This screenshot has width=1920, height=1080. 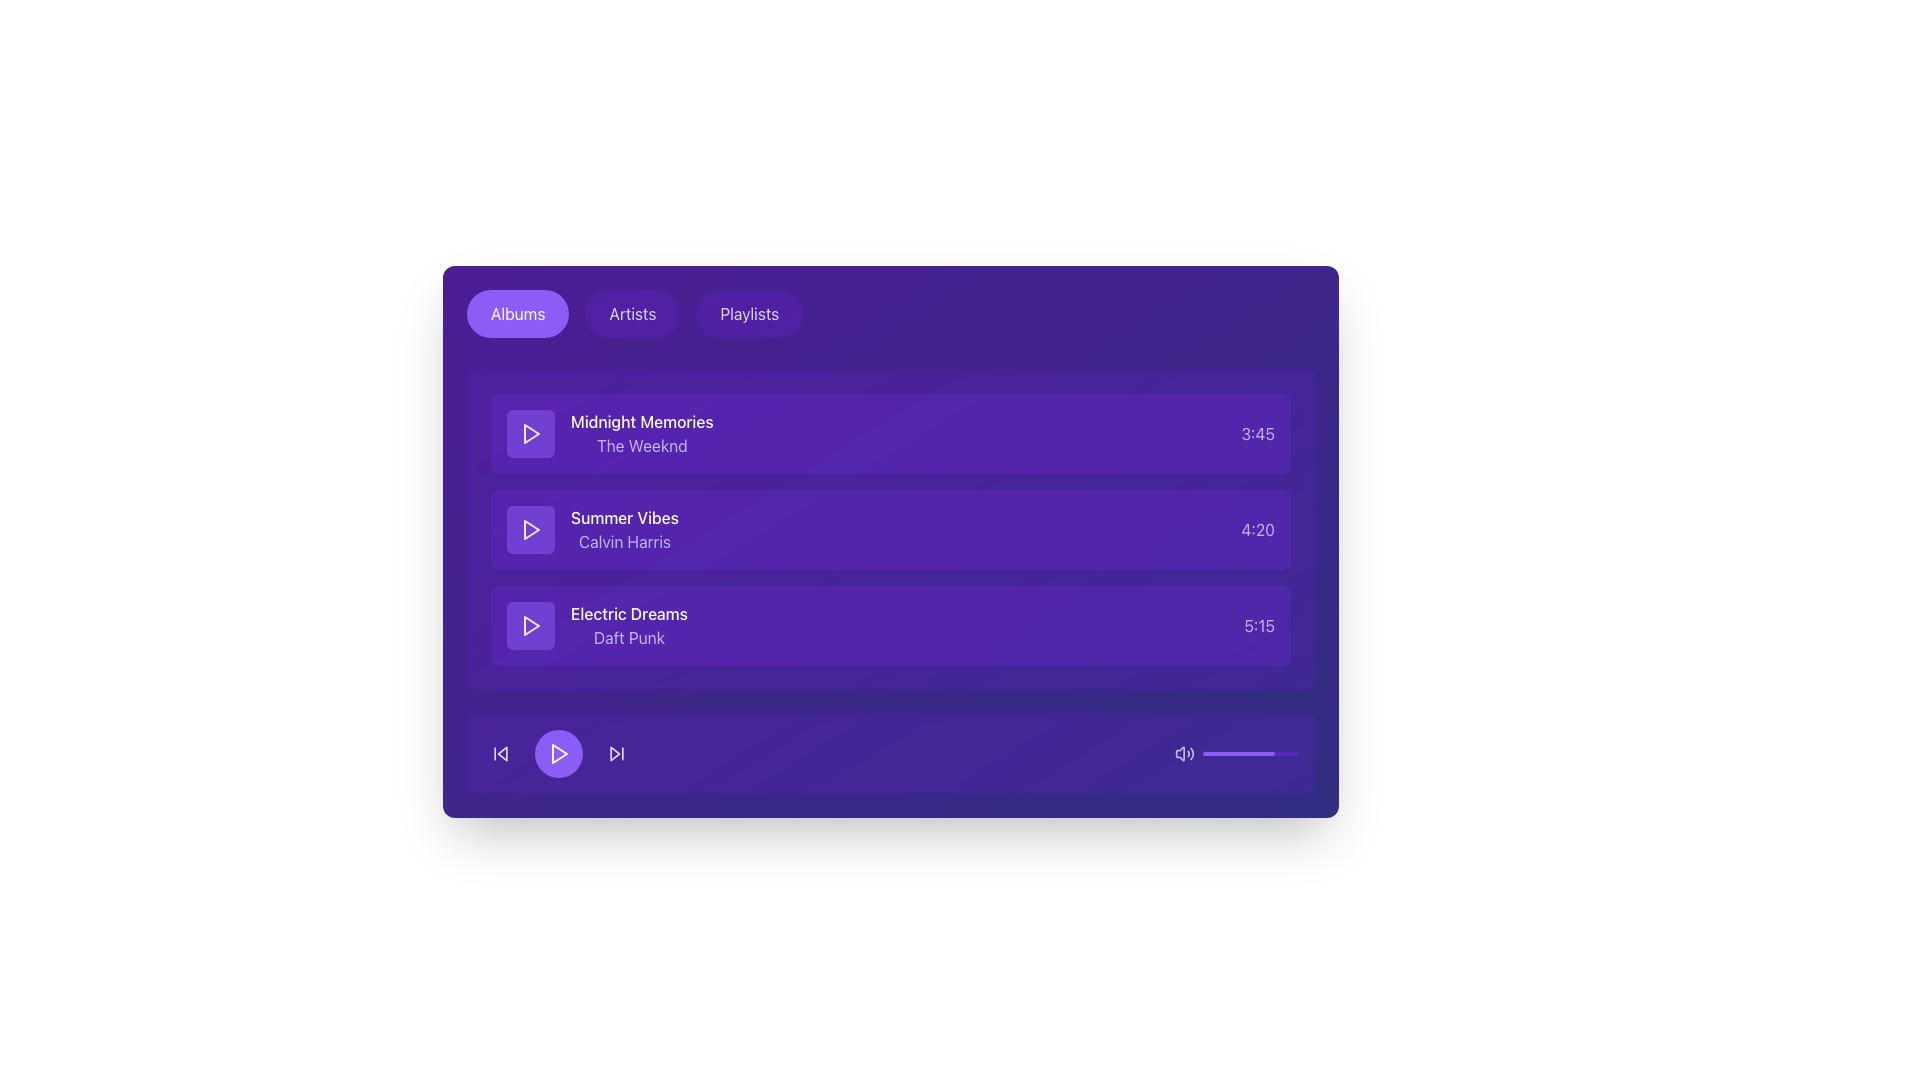 I want to click on the 'play' button located at the center of the horizontal control bar at the bottom of the interface to observe the hover effect, so click(x=558, y=753).